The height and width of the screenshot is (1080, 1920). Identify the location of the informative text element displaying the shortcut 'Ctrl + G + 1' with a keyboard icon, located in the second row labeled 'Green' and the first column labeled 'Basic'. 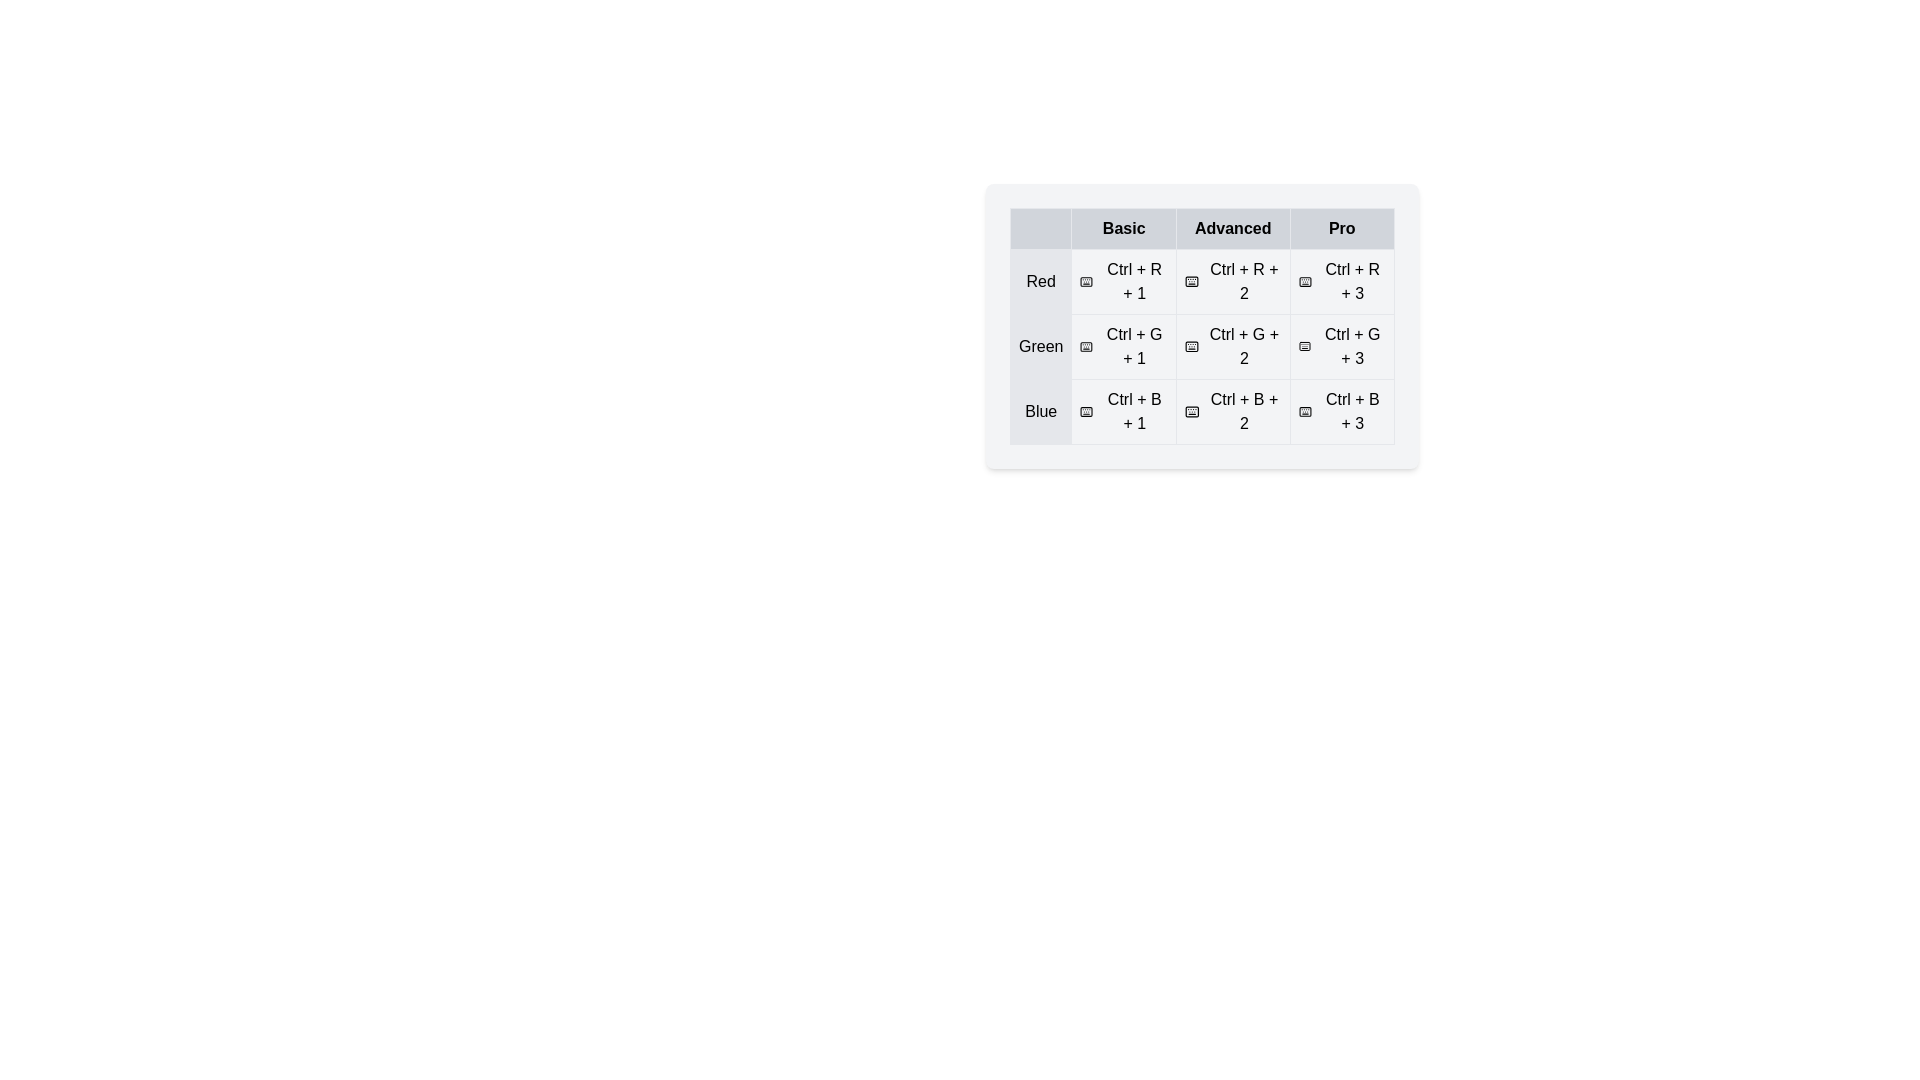
(1124, 346).